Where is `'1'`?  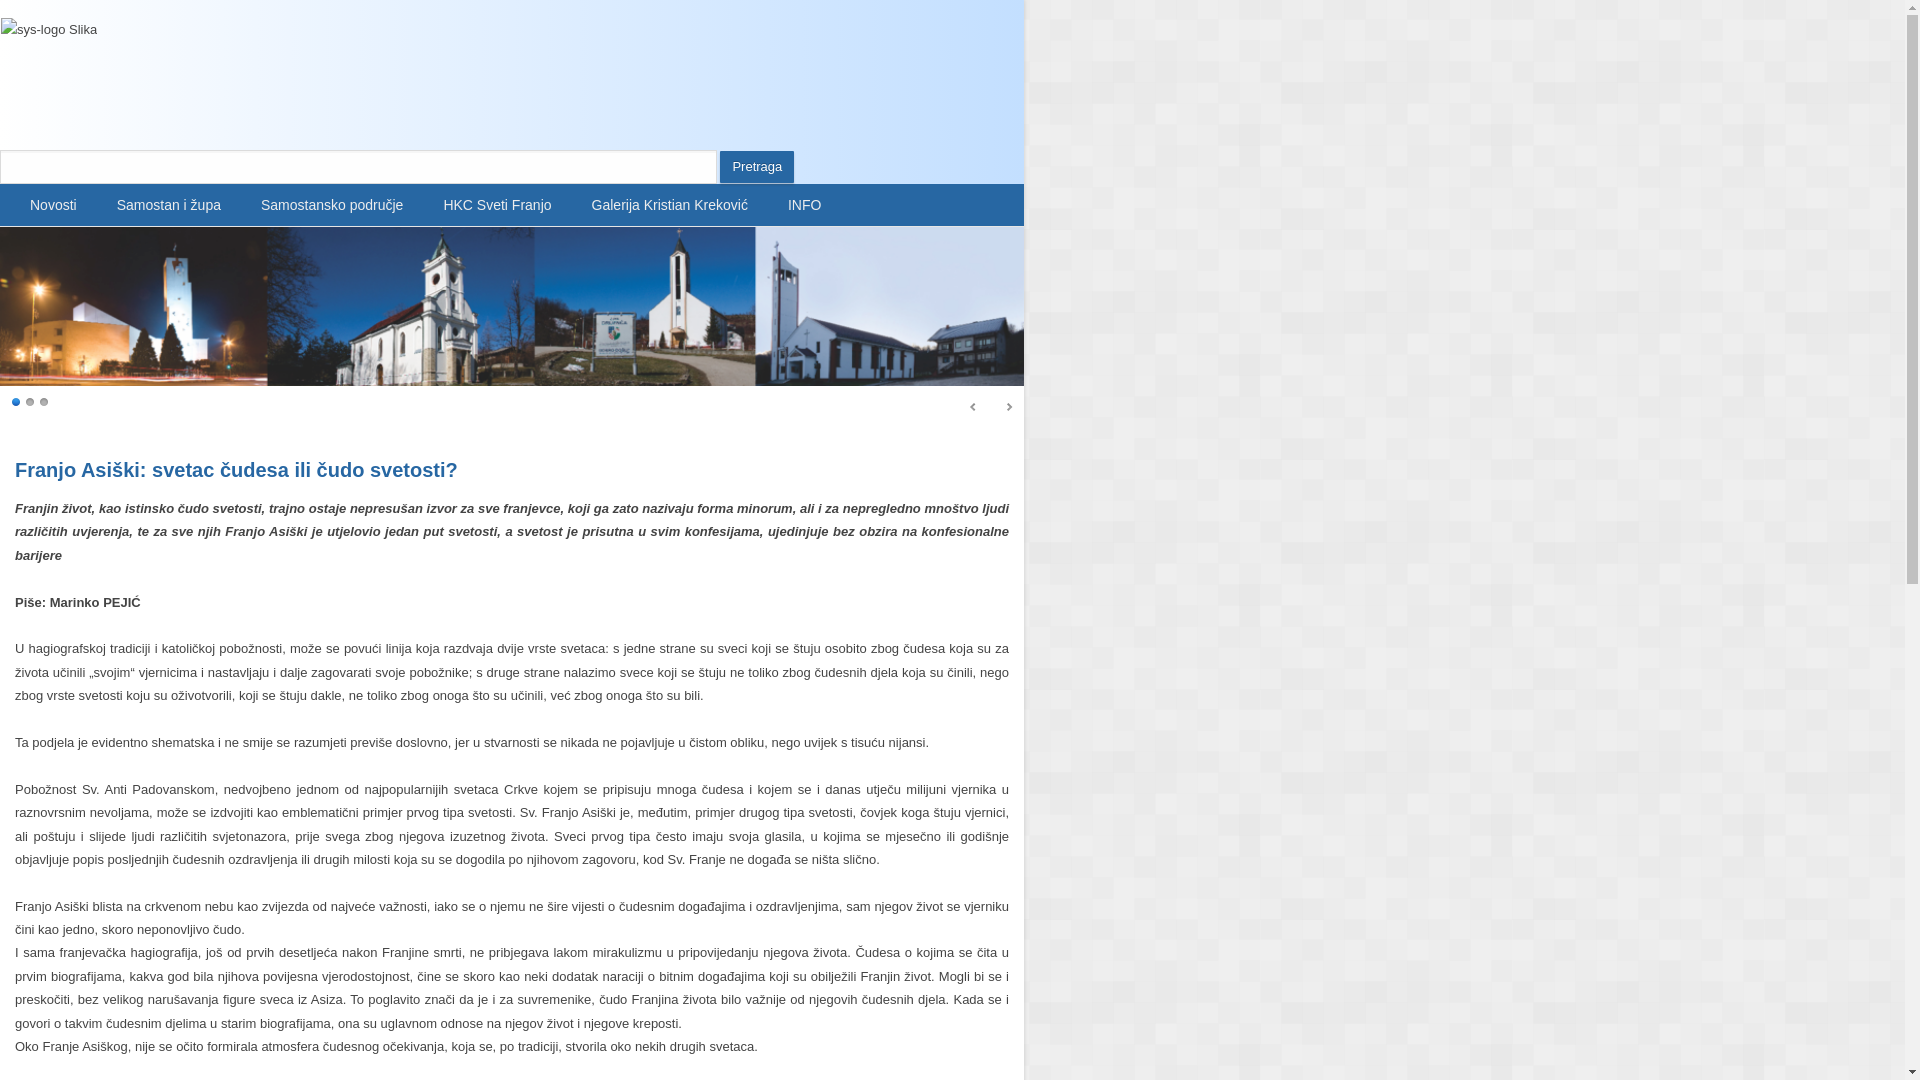 '1' is located at coordinates (17, 401).